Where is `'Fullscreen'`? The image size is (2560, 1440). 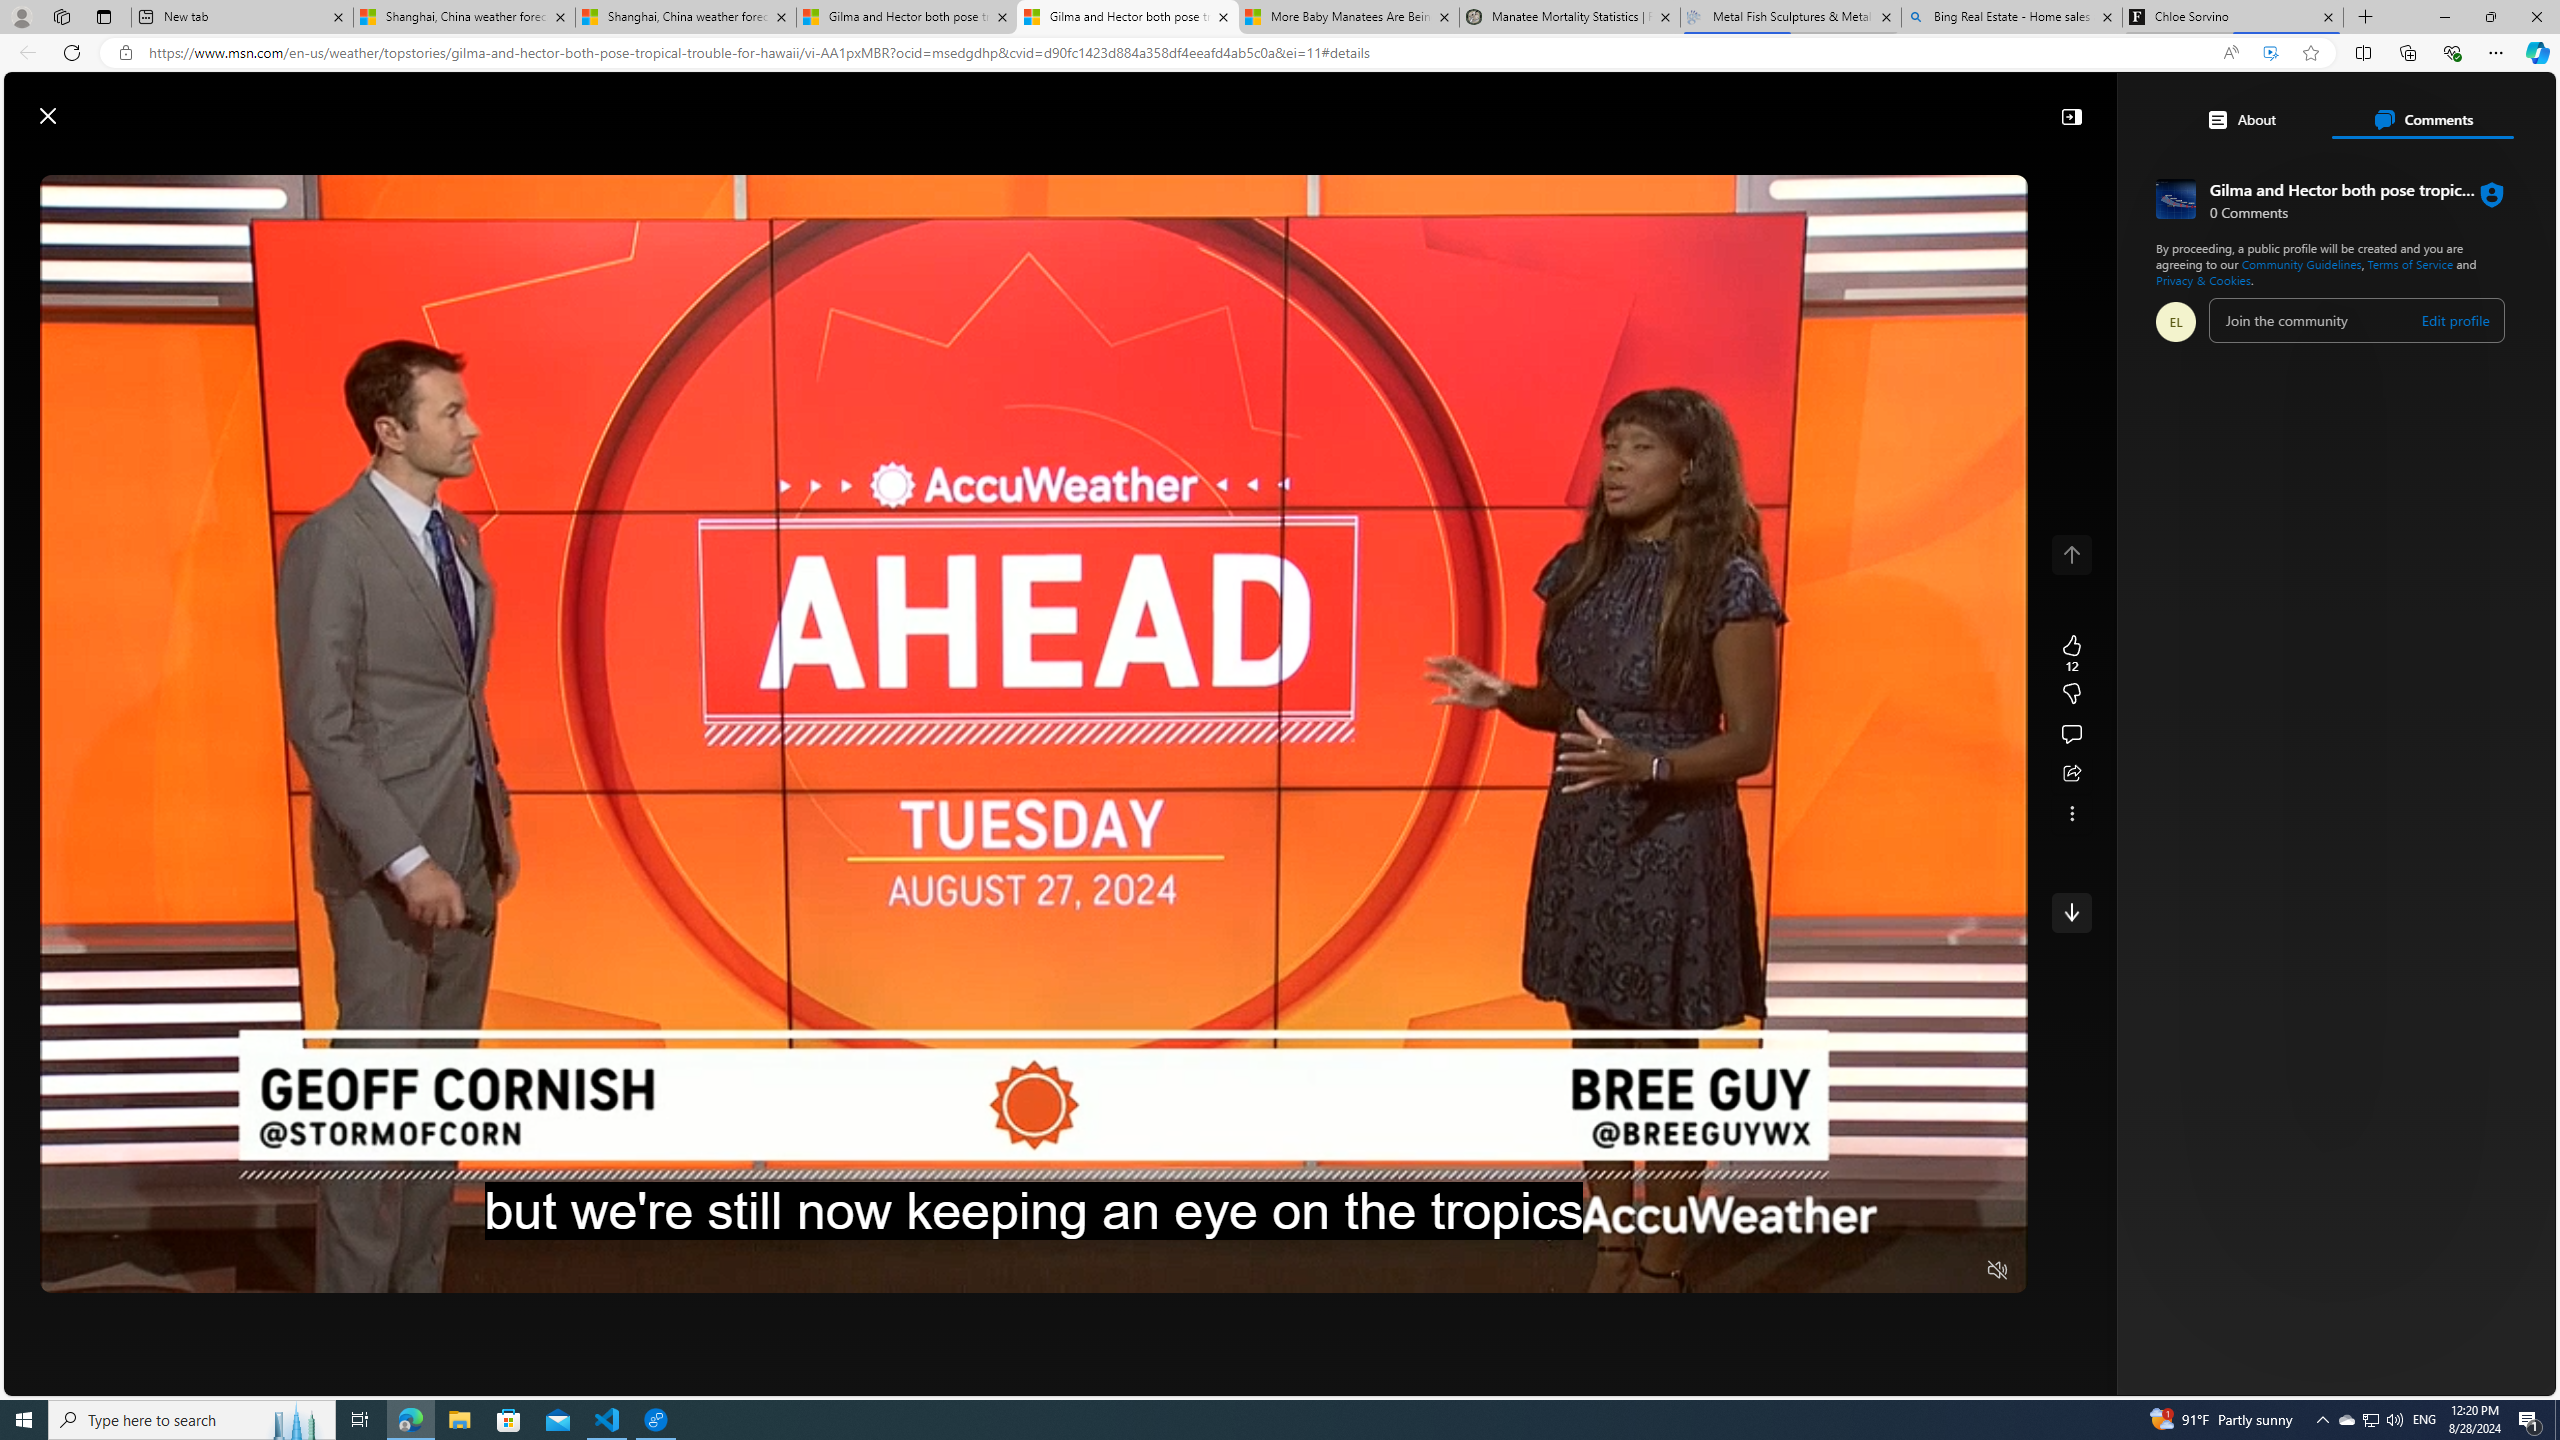 'Fullscreen' is located at coordinates (1958, 1271).